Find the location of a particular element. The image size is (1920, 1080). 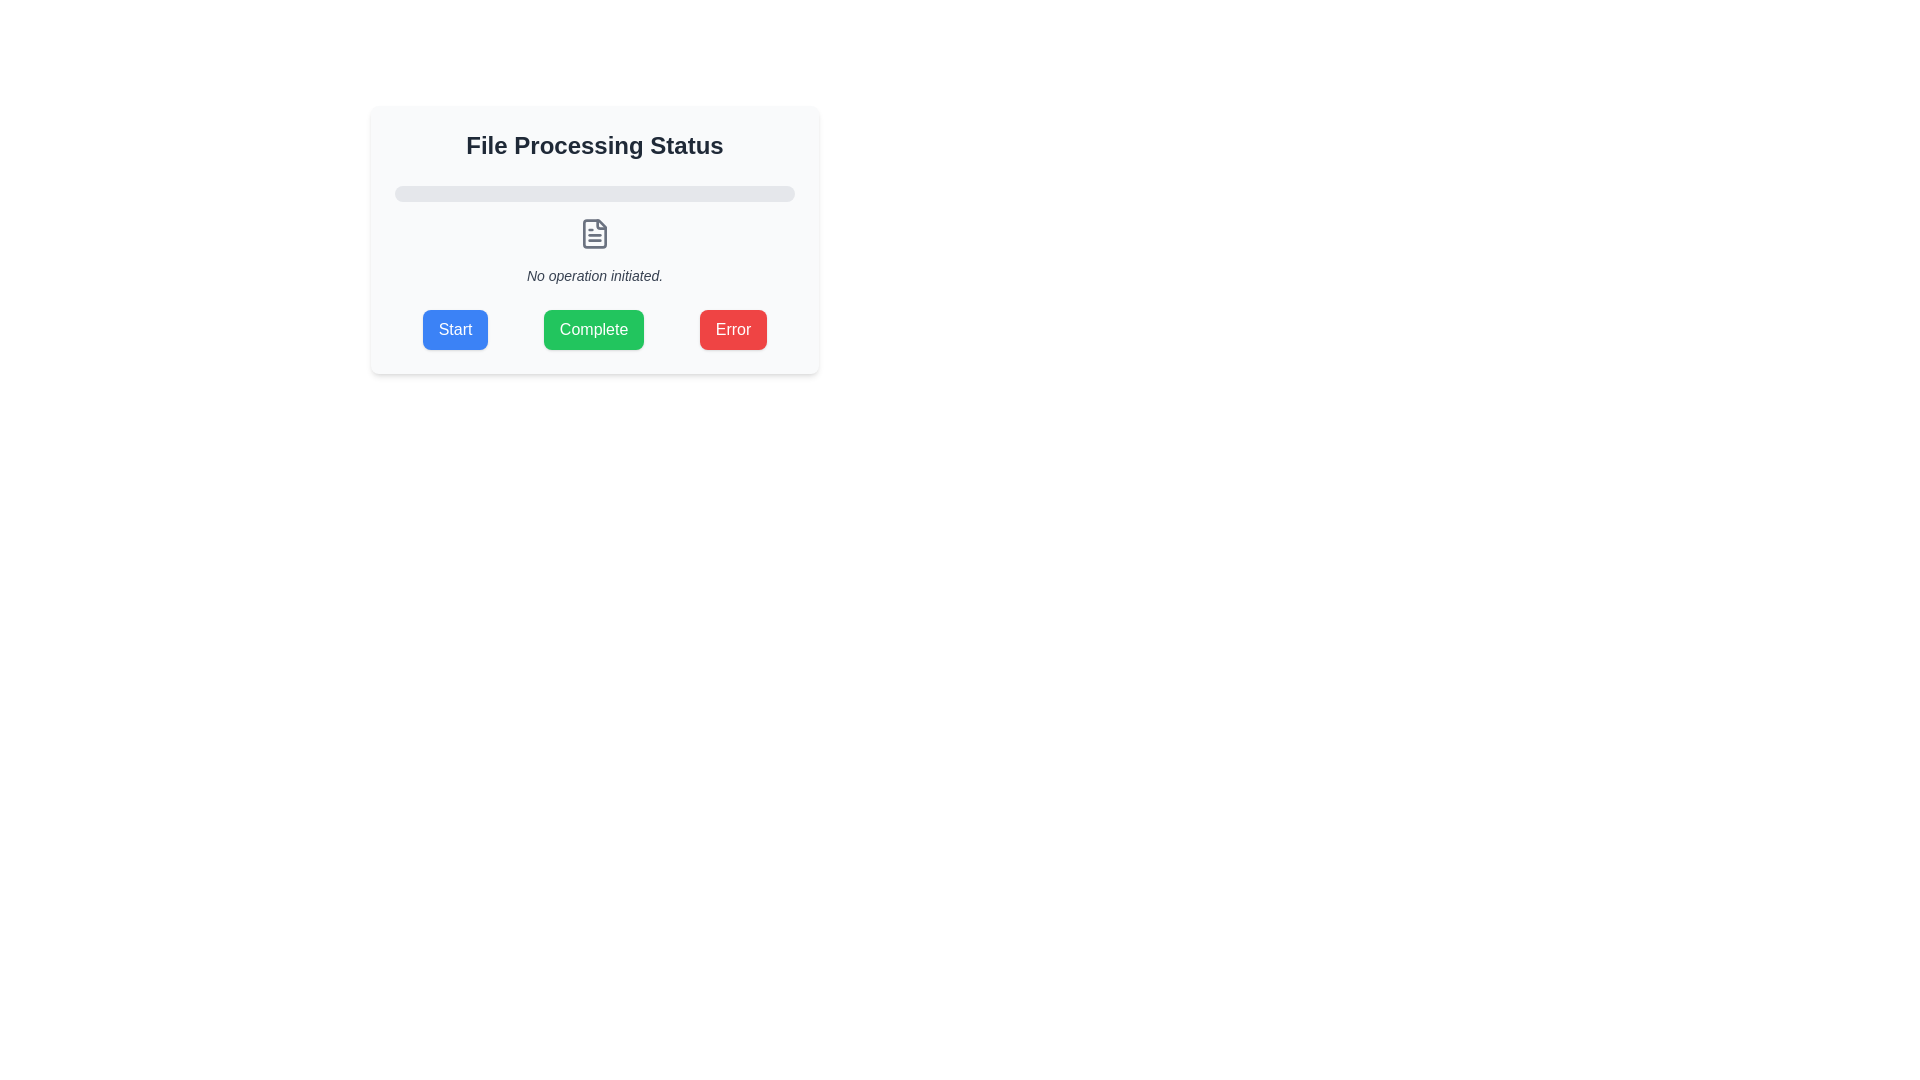

the 'Start' button, which is a blue rectangular button with white text, located towards the lower portion of the 'File Processing Status' panel is located at coordinates (454, 329).